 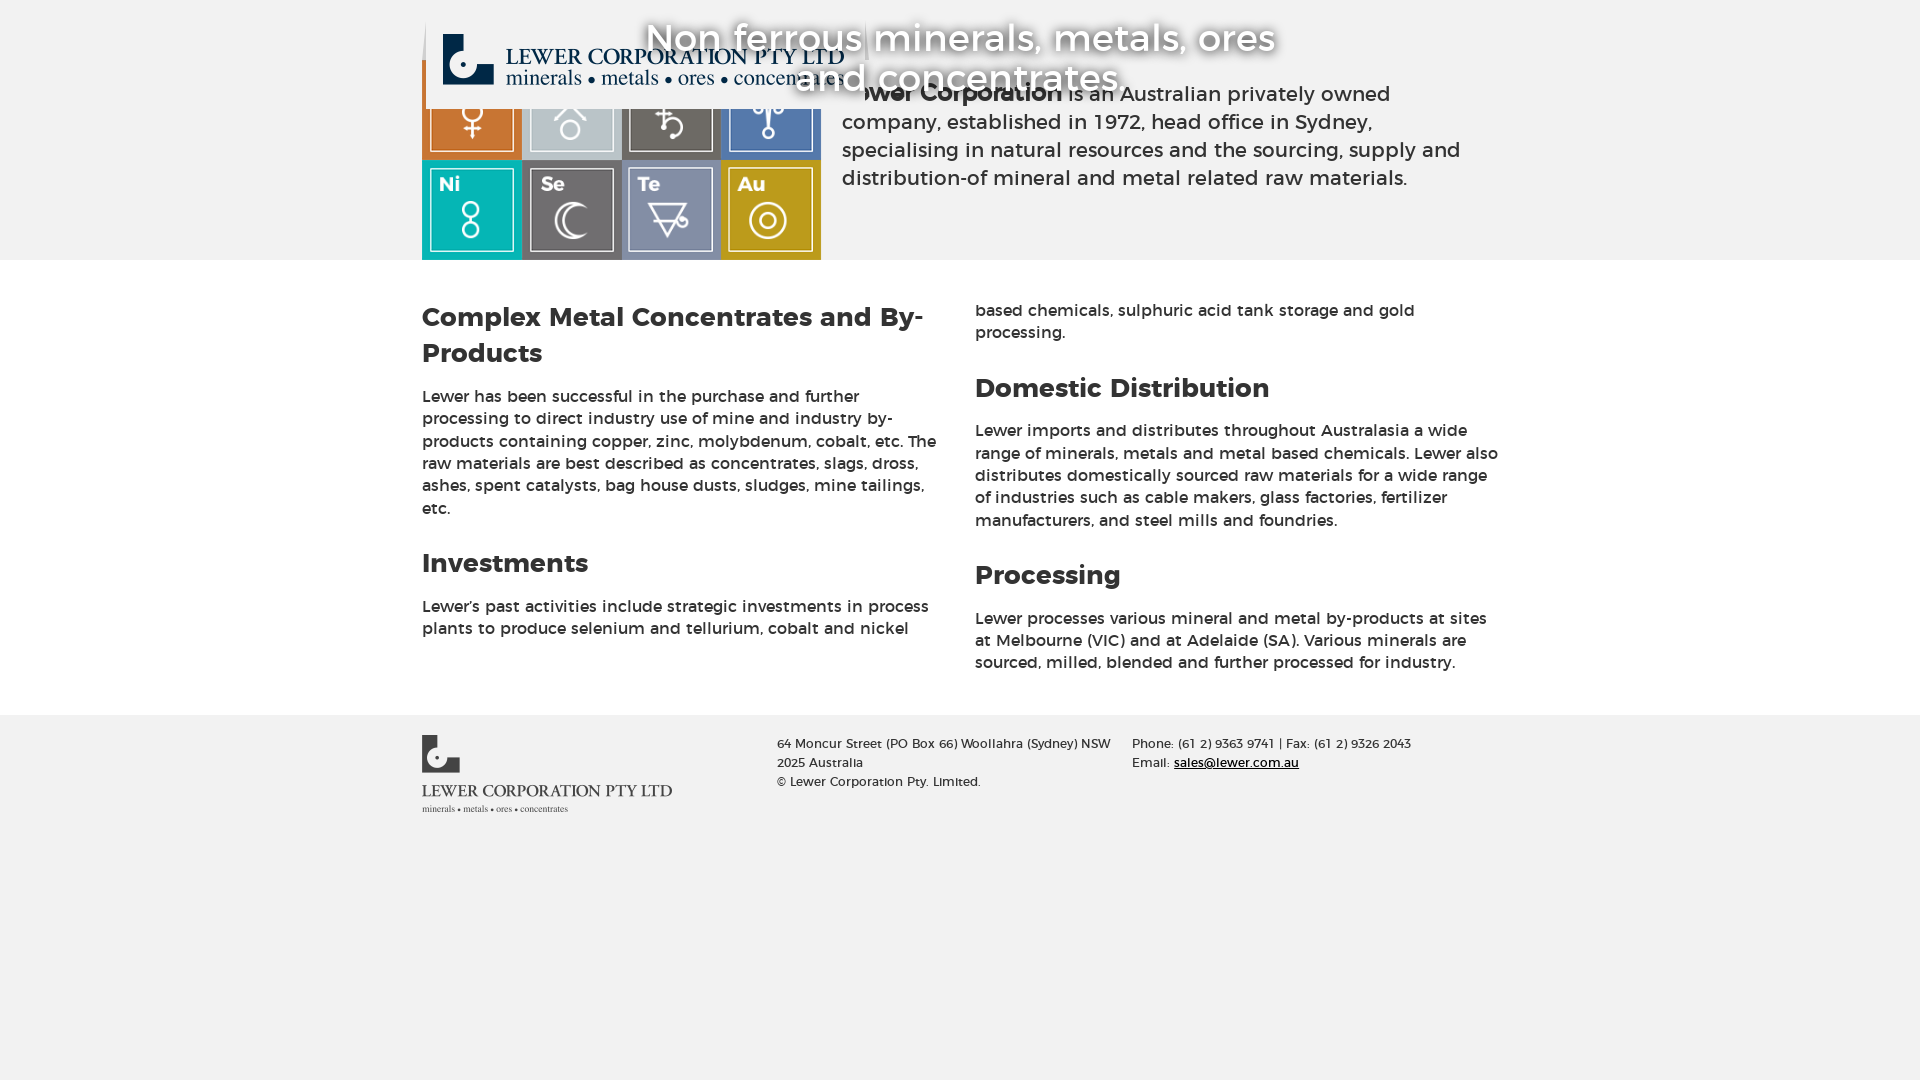 I want to click on 'sales@lewer.com.au', so click(x=1174, y=763).